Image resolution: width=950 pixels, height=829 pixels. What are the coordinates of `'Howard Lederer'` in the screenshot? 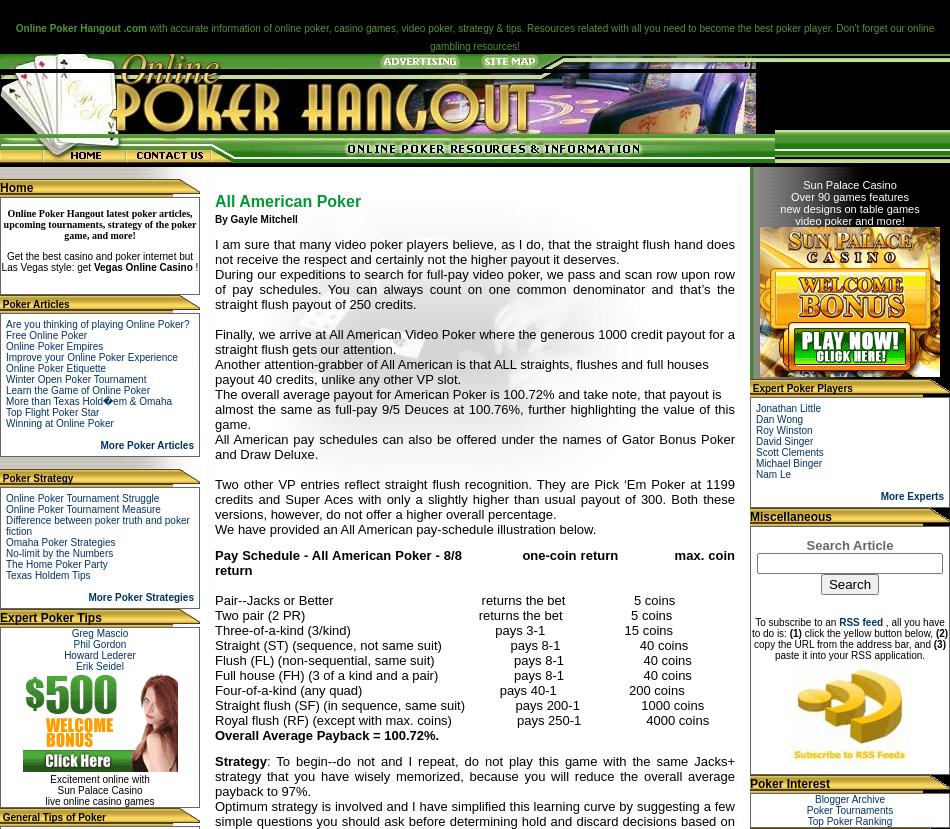 It's located at (99, 654).